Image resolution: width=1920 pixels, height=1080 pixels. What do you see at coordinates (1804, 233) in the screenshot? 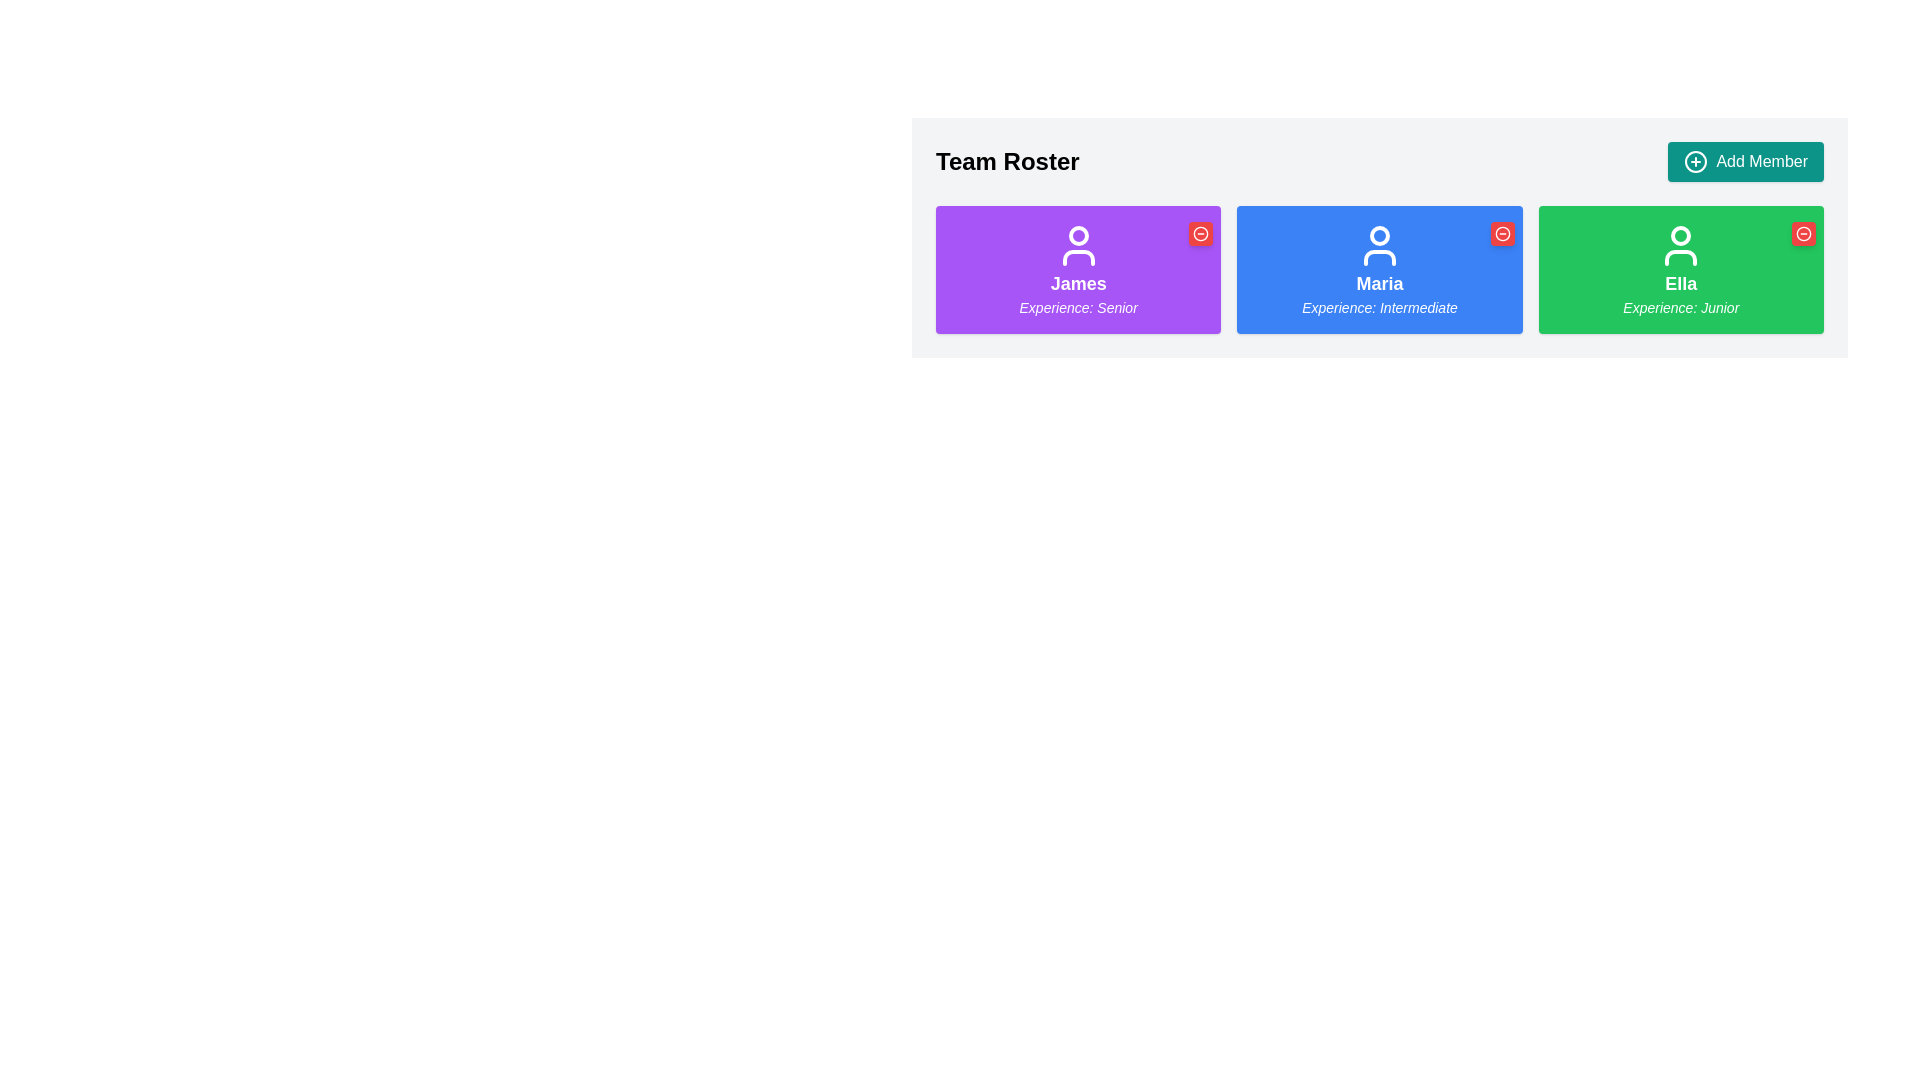
I see `the circular vector graphic within the red 'minus' icon located at the top-right corner of the green card labeled 'Ella'` at bounding box center [1804, 233].